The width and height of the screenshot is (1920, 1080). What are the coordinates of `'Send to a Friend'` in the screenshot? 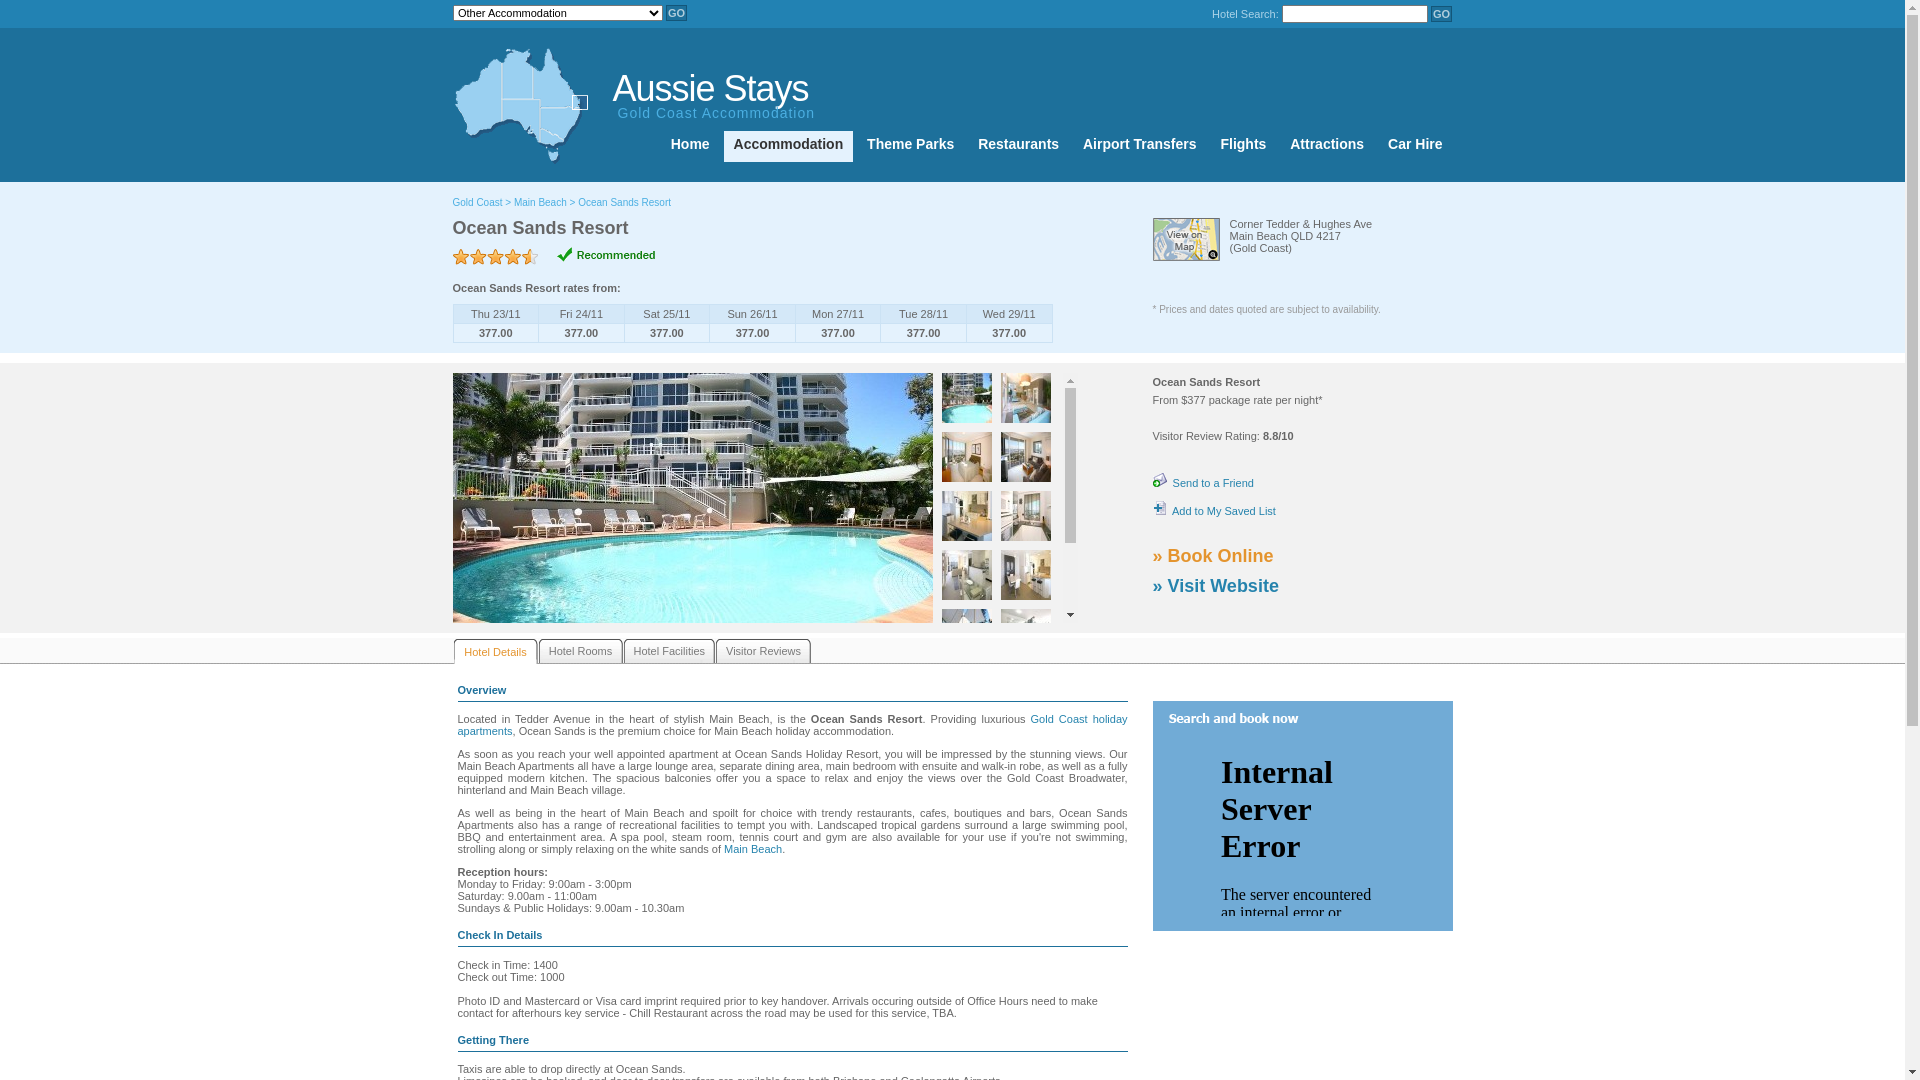 It's located at (1152, 482).